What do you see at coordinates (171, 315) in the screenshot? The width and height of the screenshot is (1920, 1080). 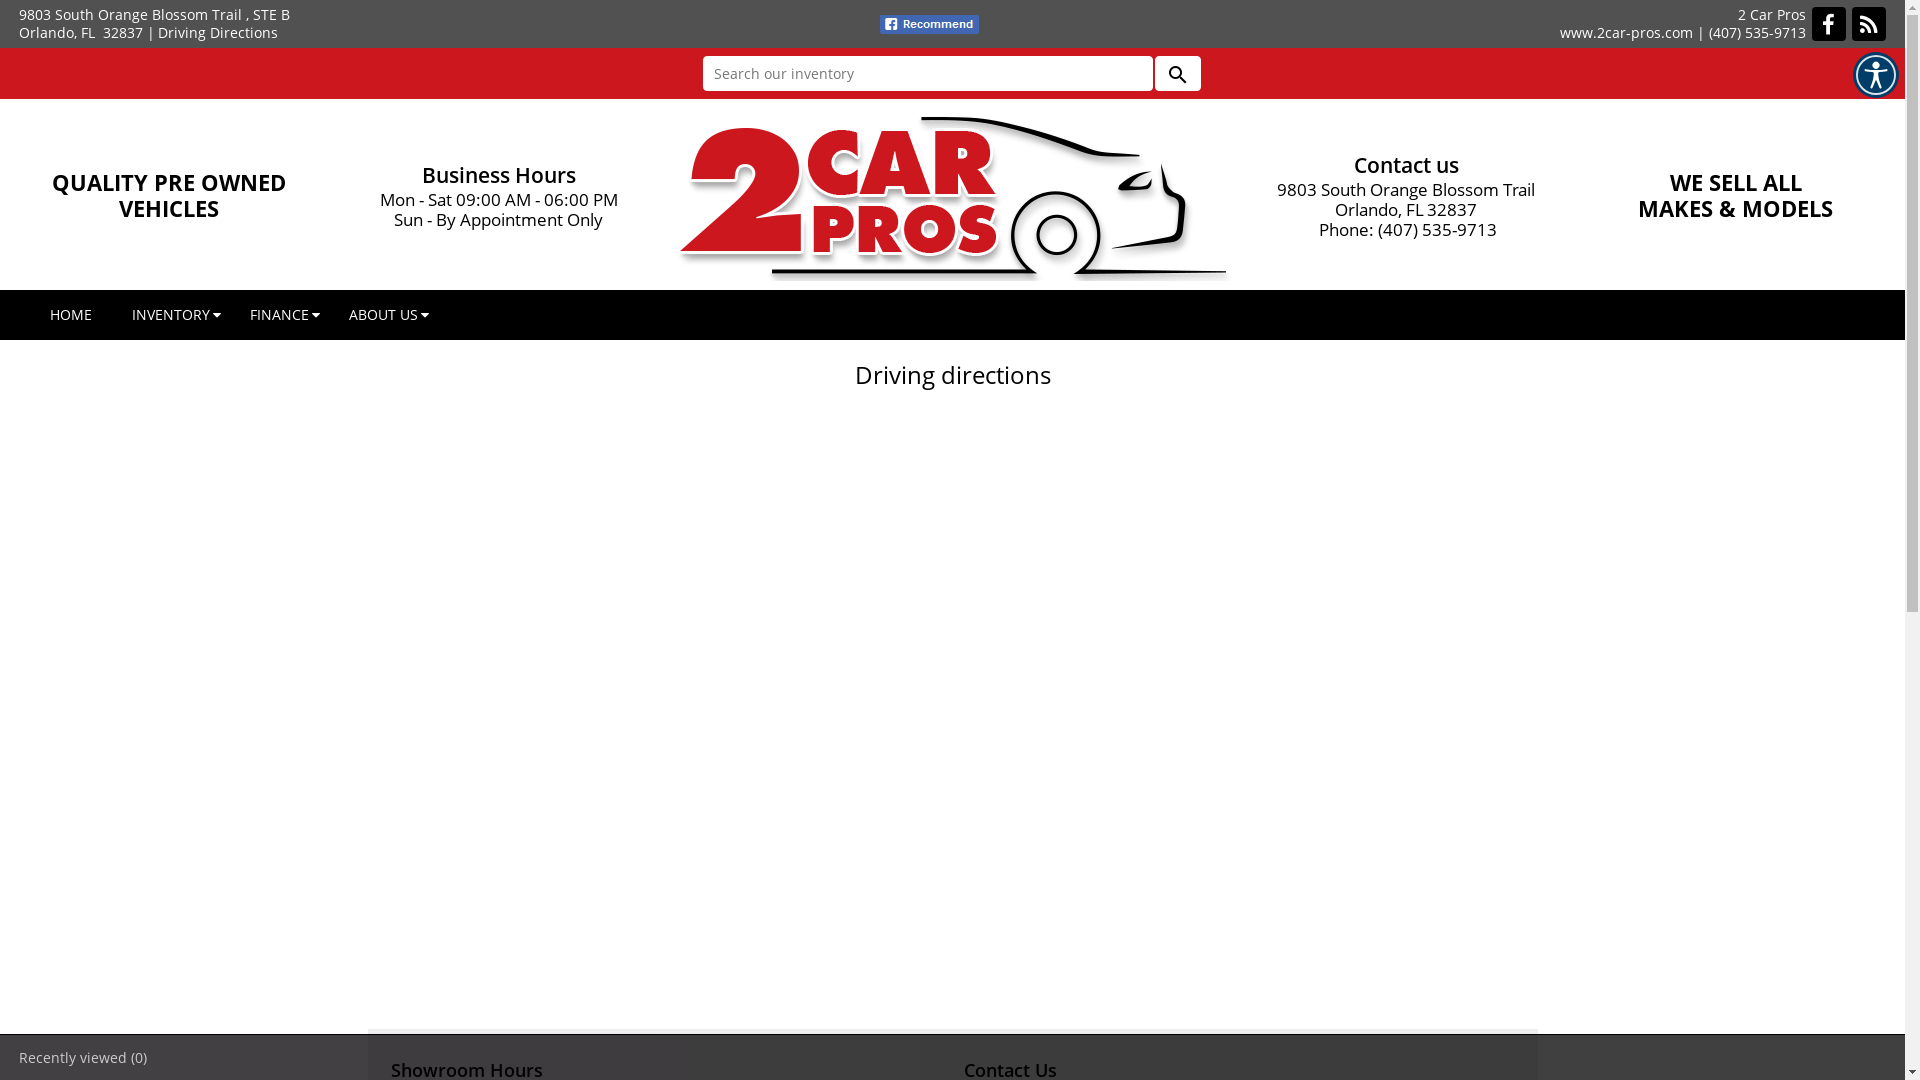 I see `'INVENTORY'` at bounding box center [171, 315].